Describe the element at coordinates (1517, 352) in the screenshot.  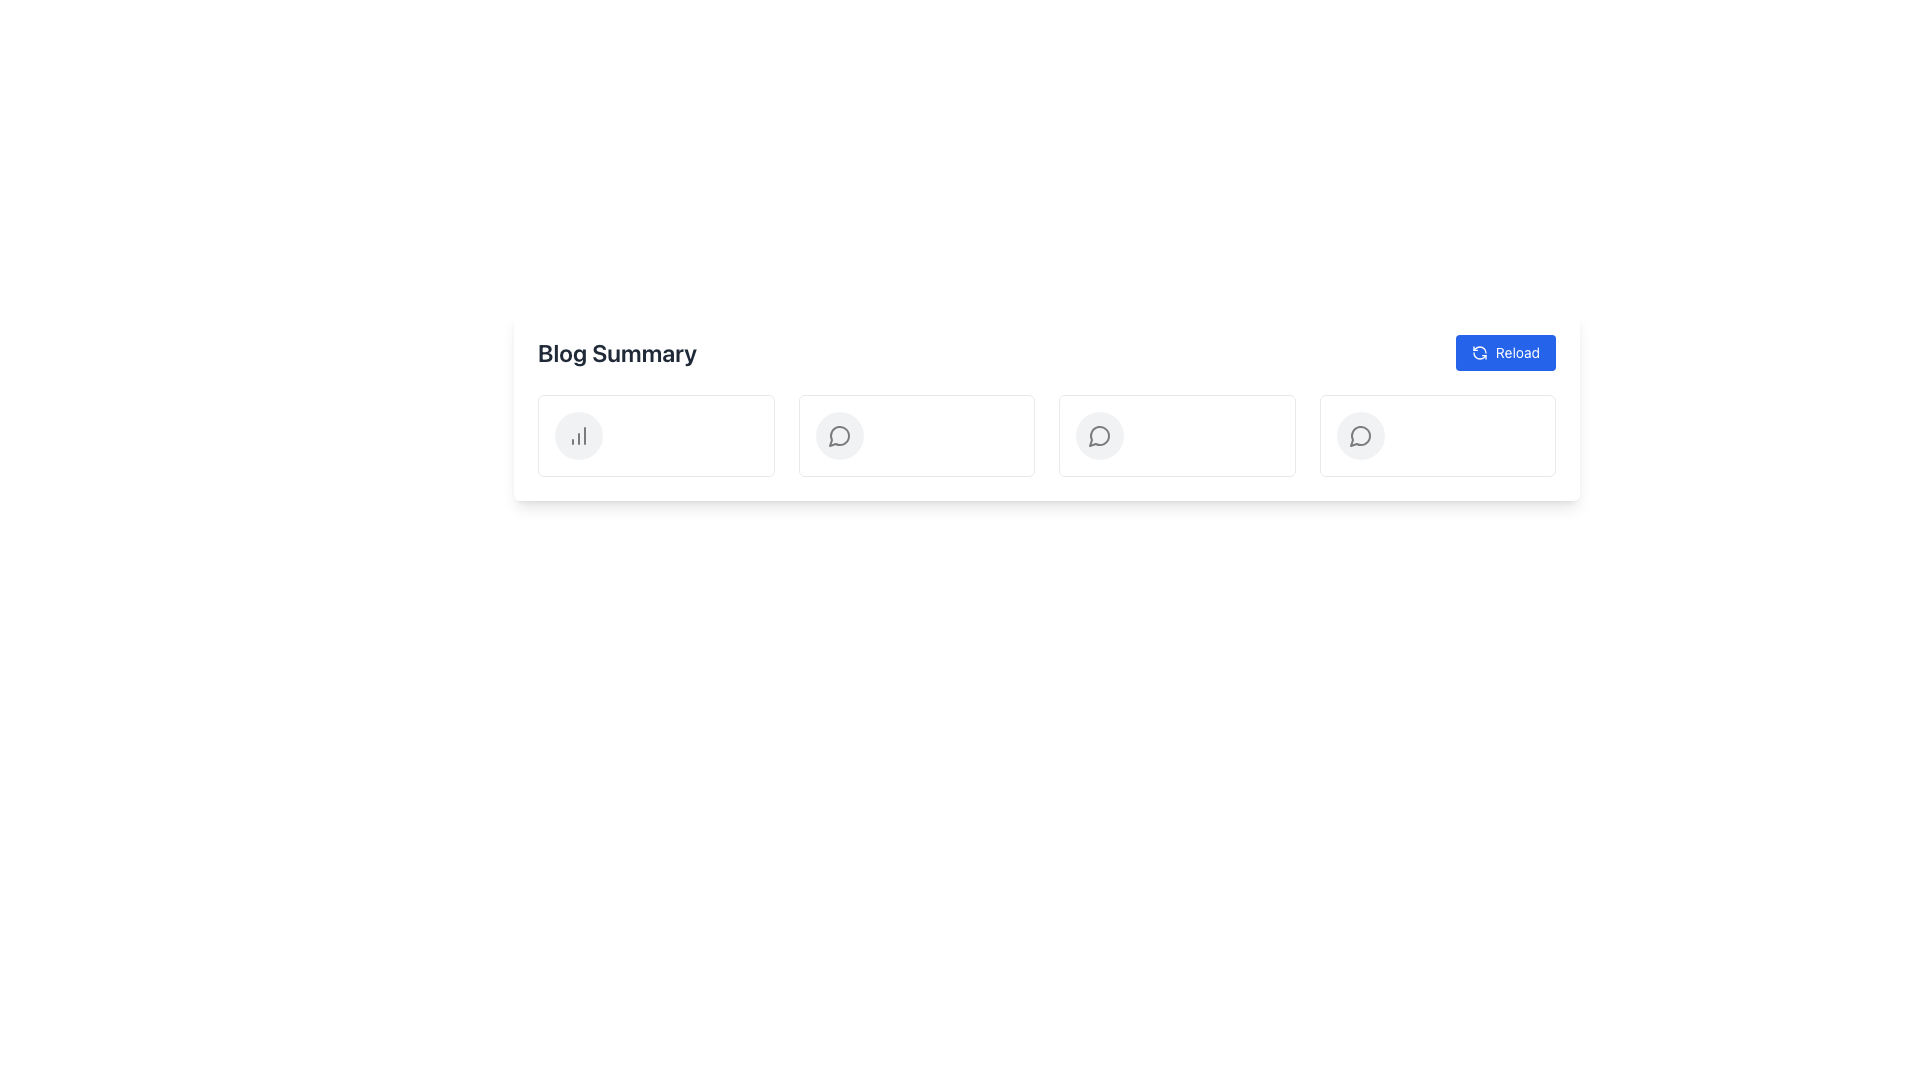
I see `the text label within the button located at the top-right corner of the 'Blog Summary' section` at that location.